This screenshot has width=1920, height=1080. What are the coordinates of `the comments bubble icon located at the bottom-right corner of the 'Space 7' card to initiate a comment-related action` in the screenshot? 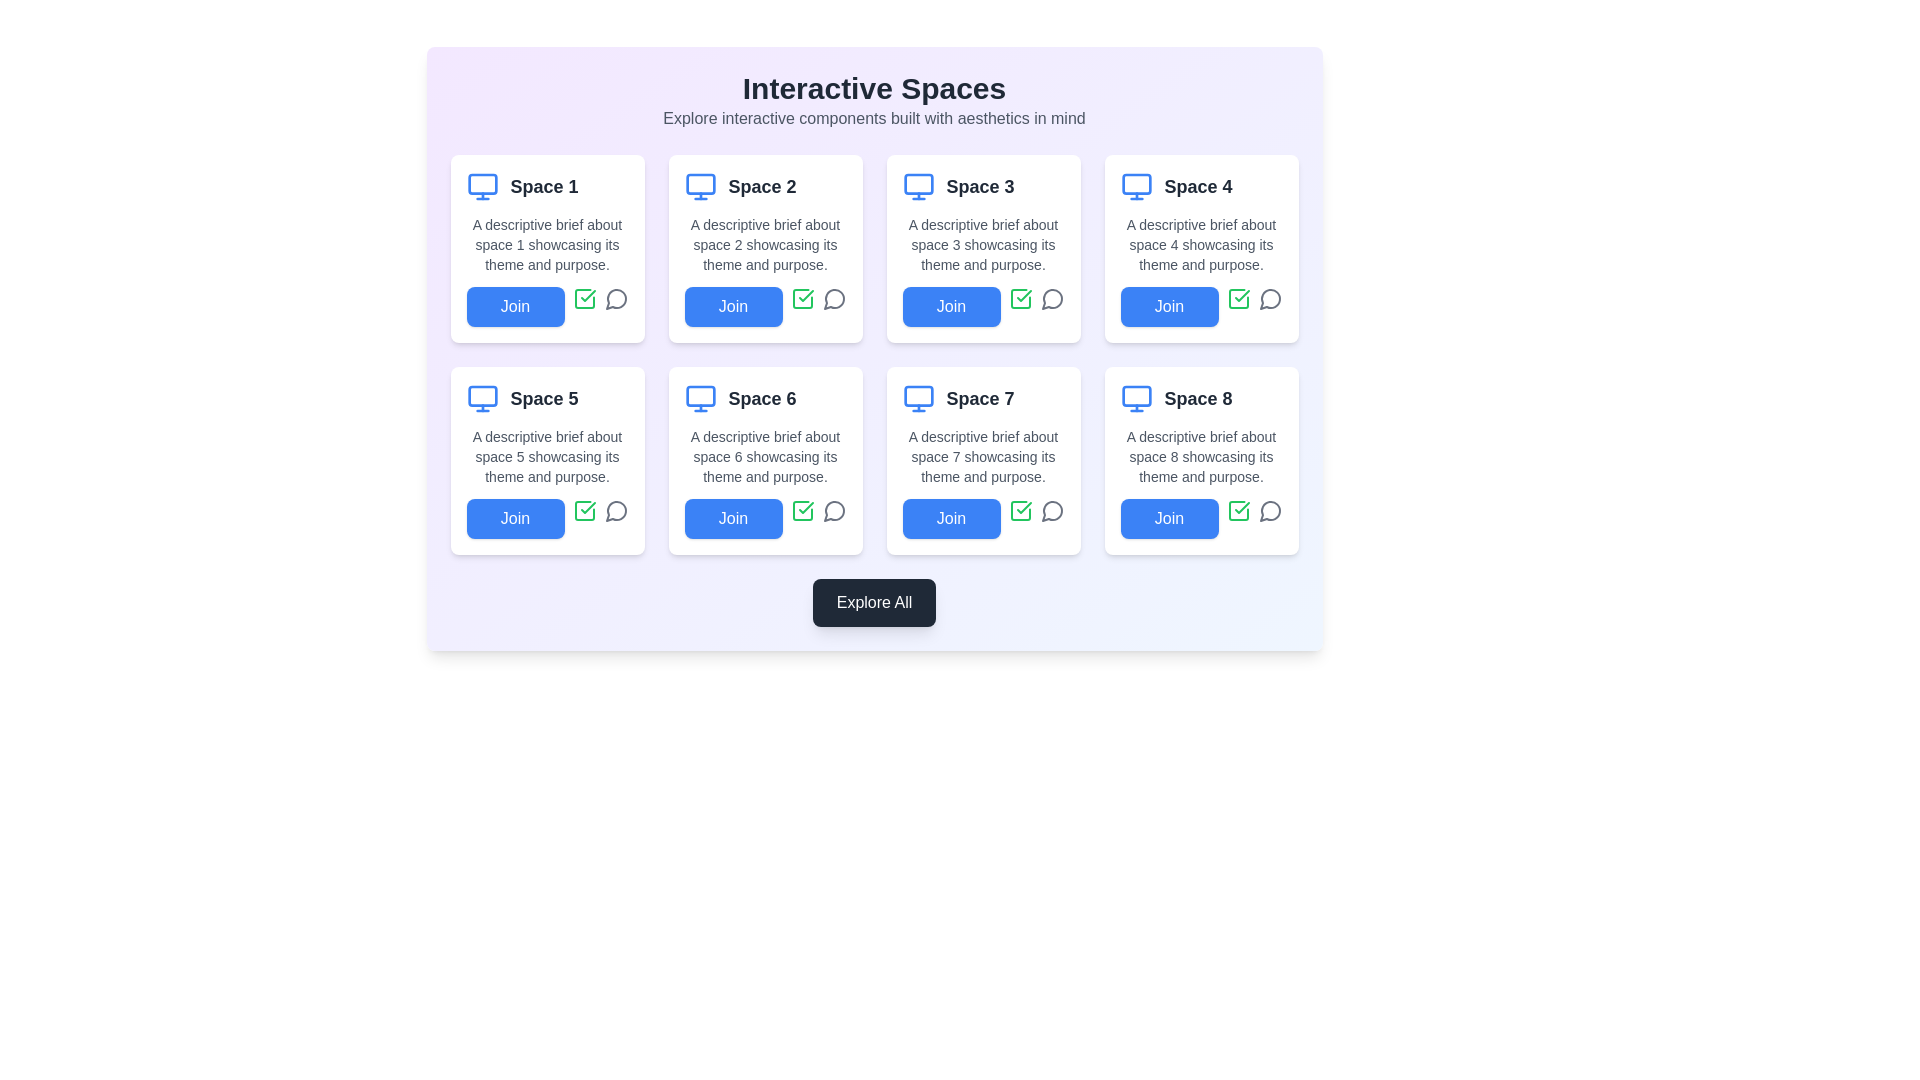 It's located at (1050, 510).